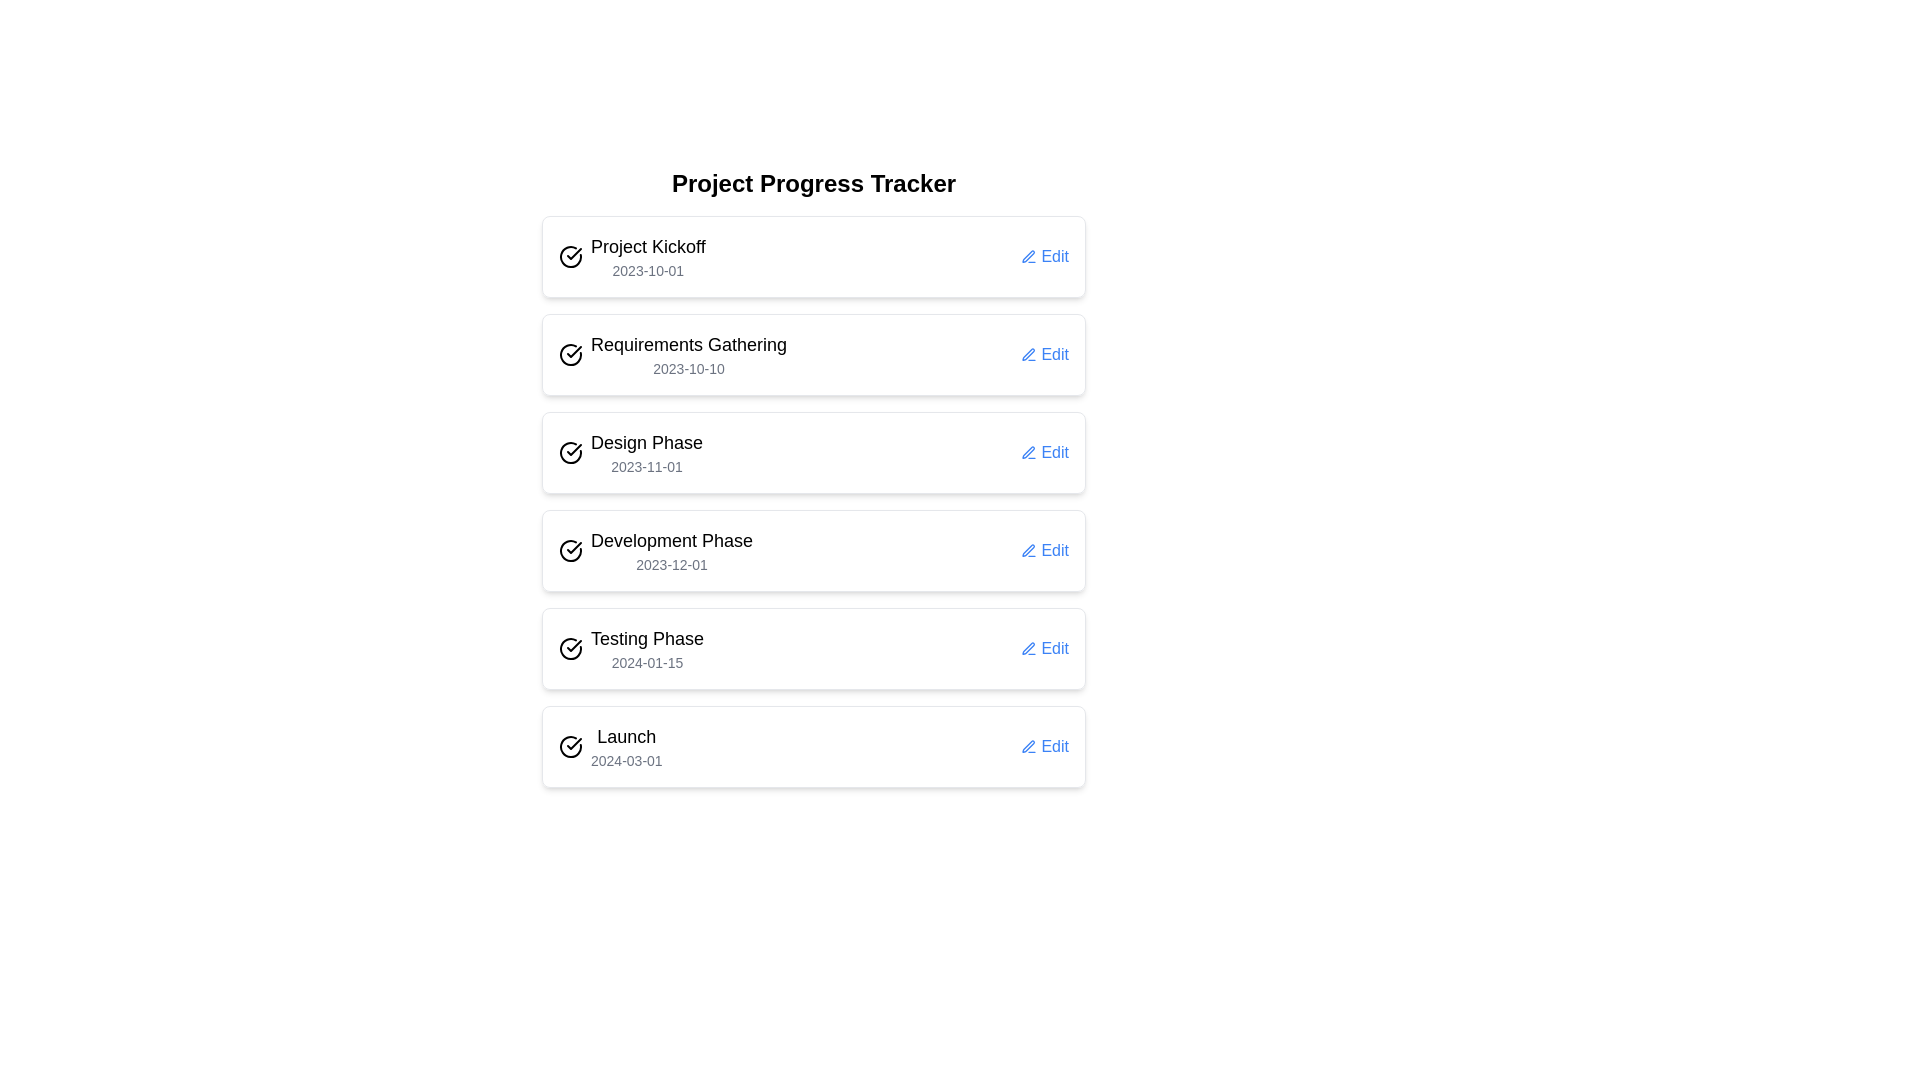 Image resolution: width=1920 pixels, height=1080 pixels. I want to click on the Text label that serves as a title for the corresponding project phase in the Project Progress Tracker, so click(625, 736).